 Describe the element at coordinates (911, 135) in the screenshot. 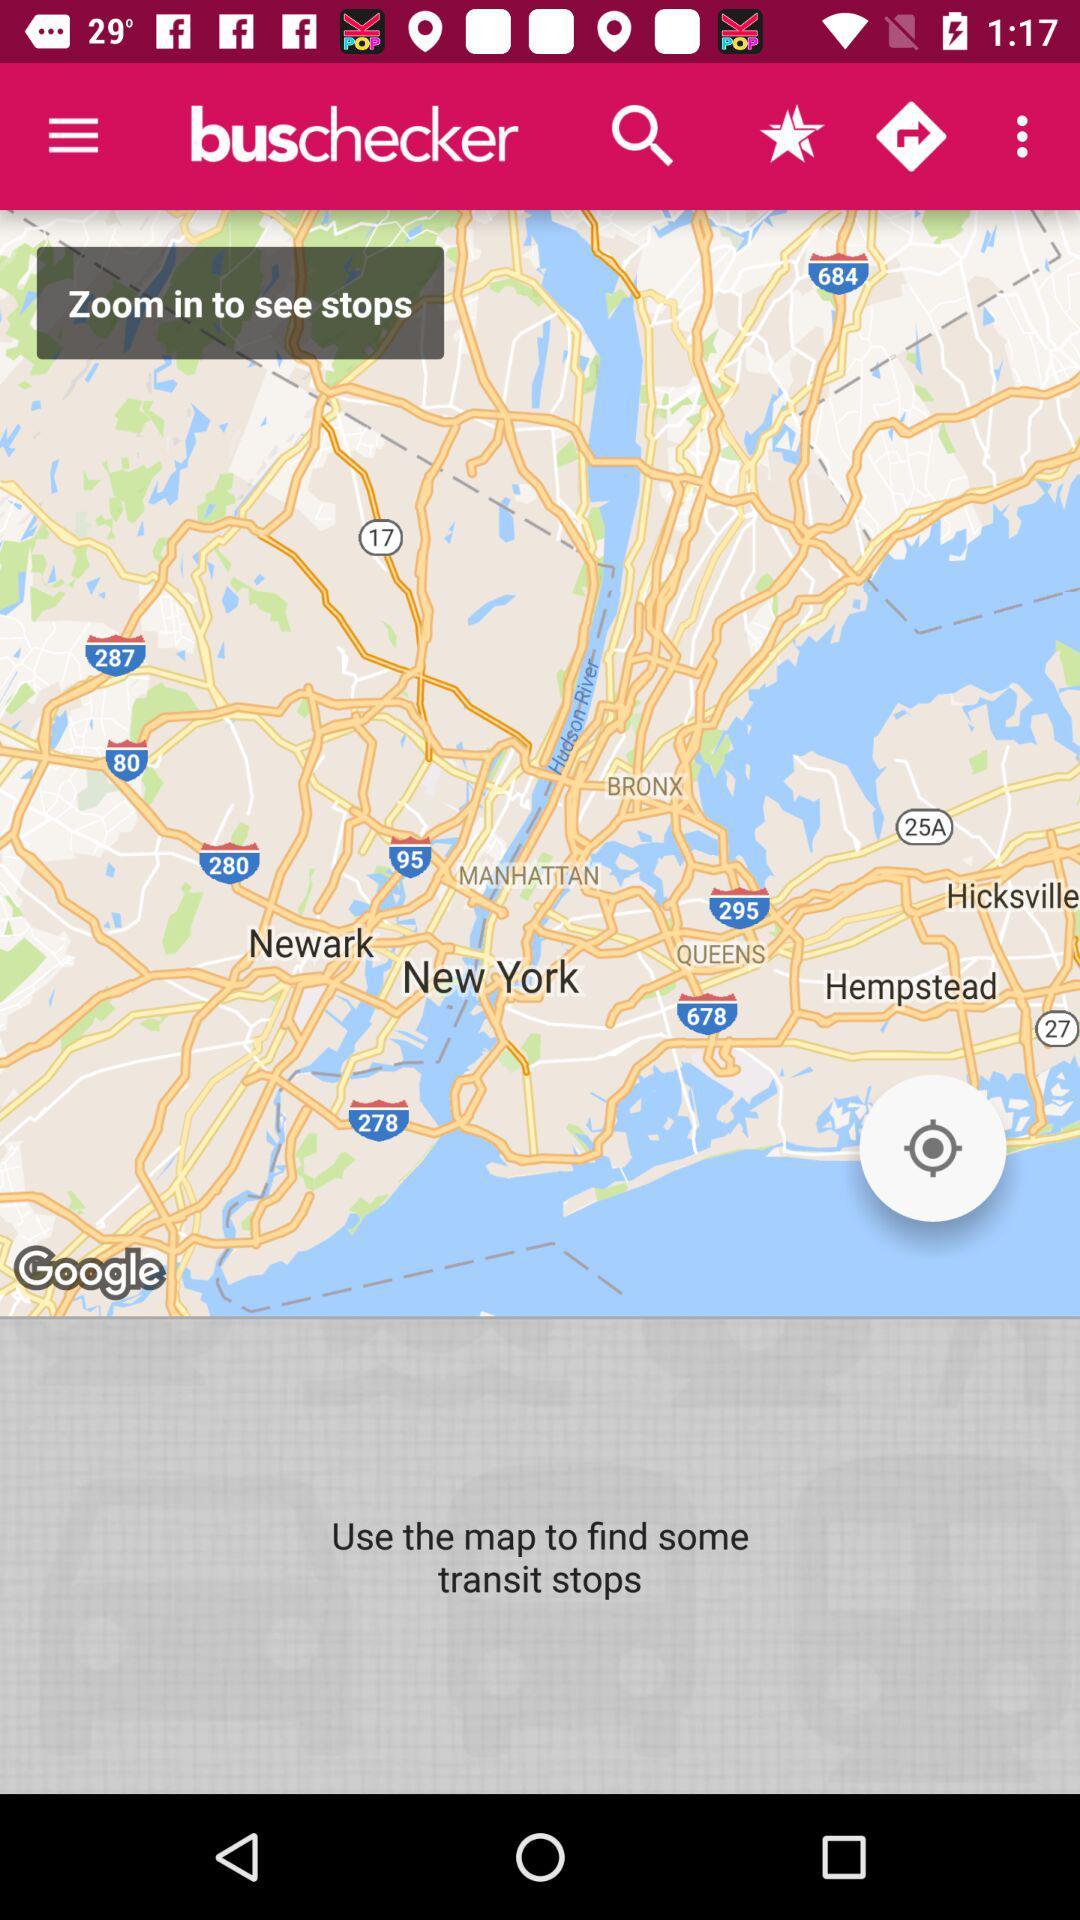

I see `get directions` at that location.